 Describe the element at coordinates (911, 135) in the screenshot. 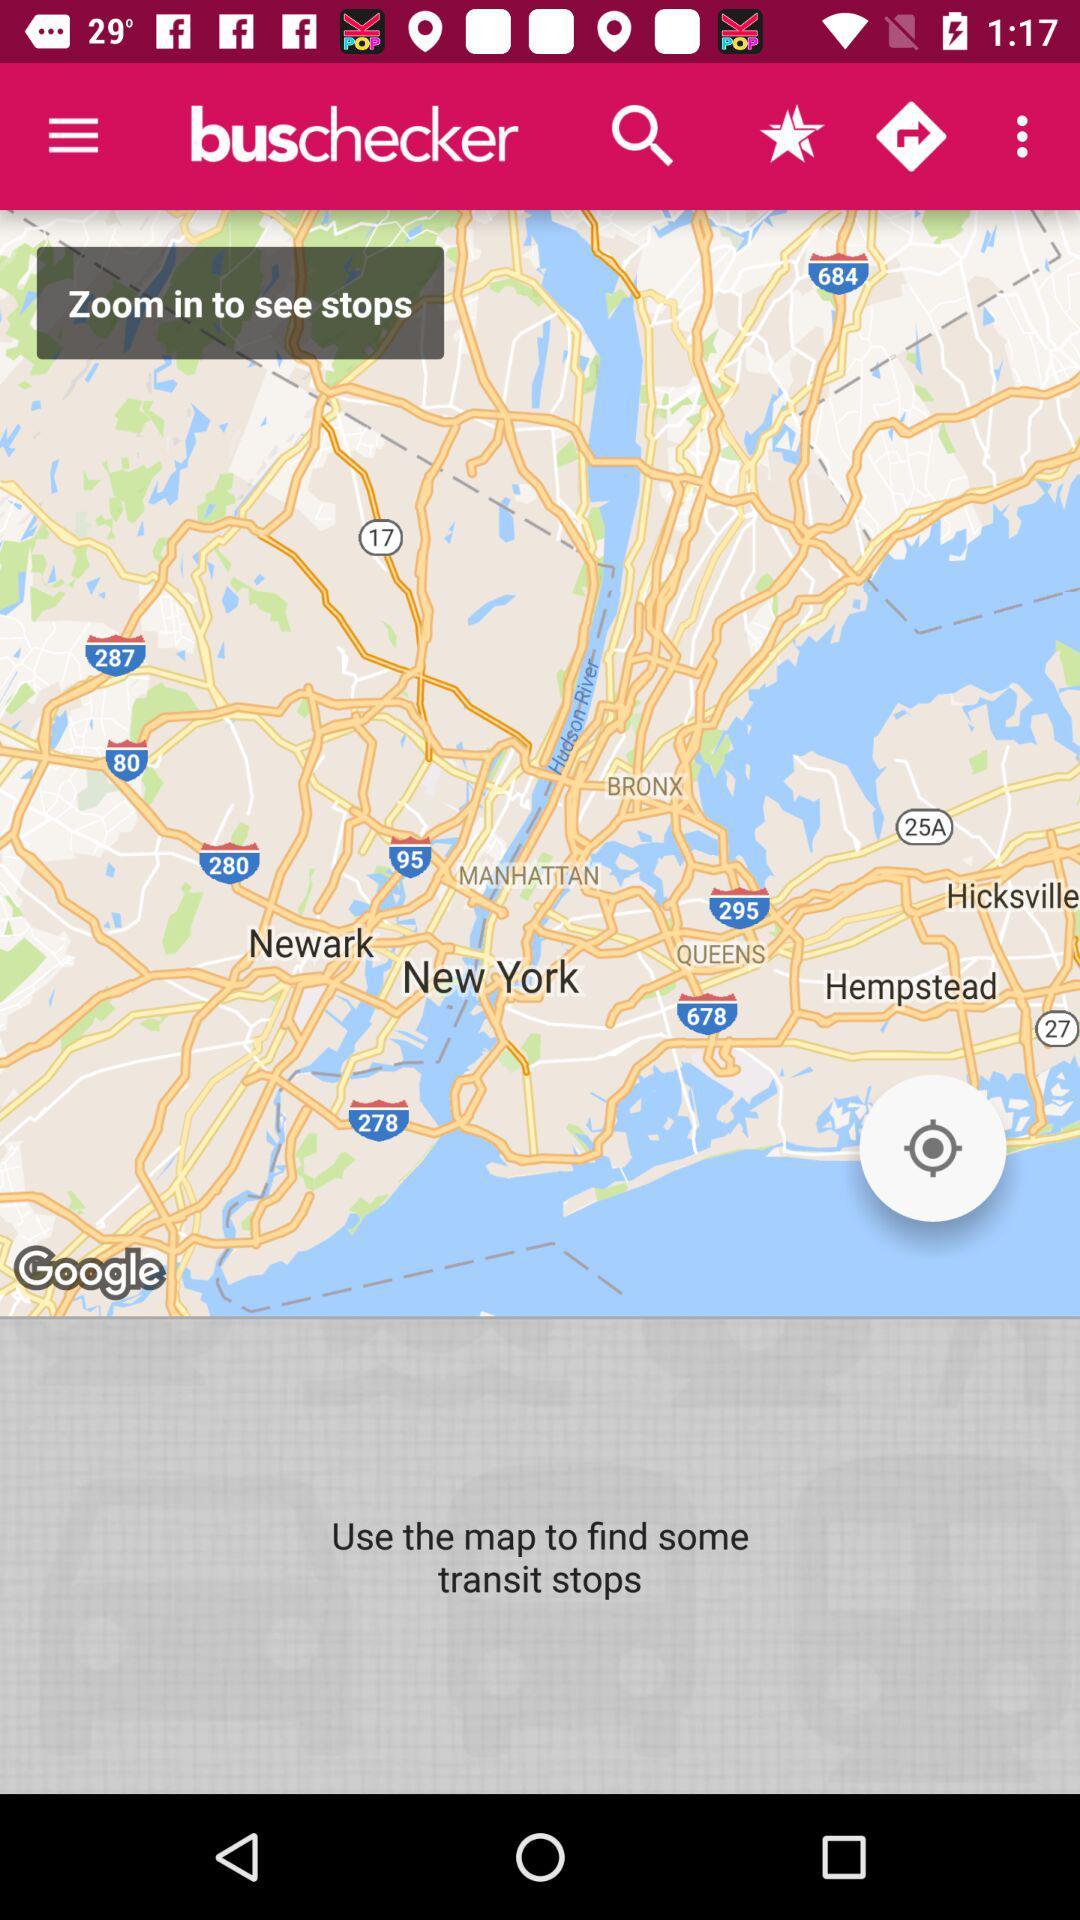

I see `get directions` at that location.